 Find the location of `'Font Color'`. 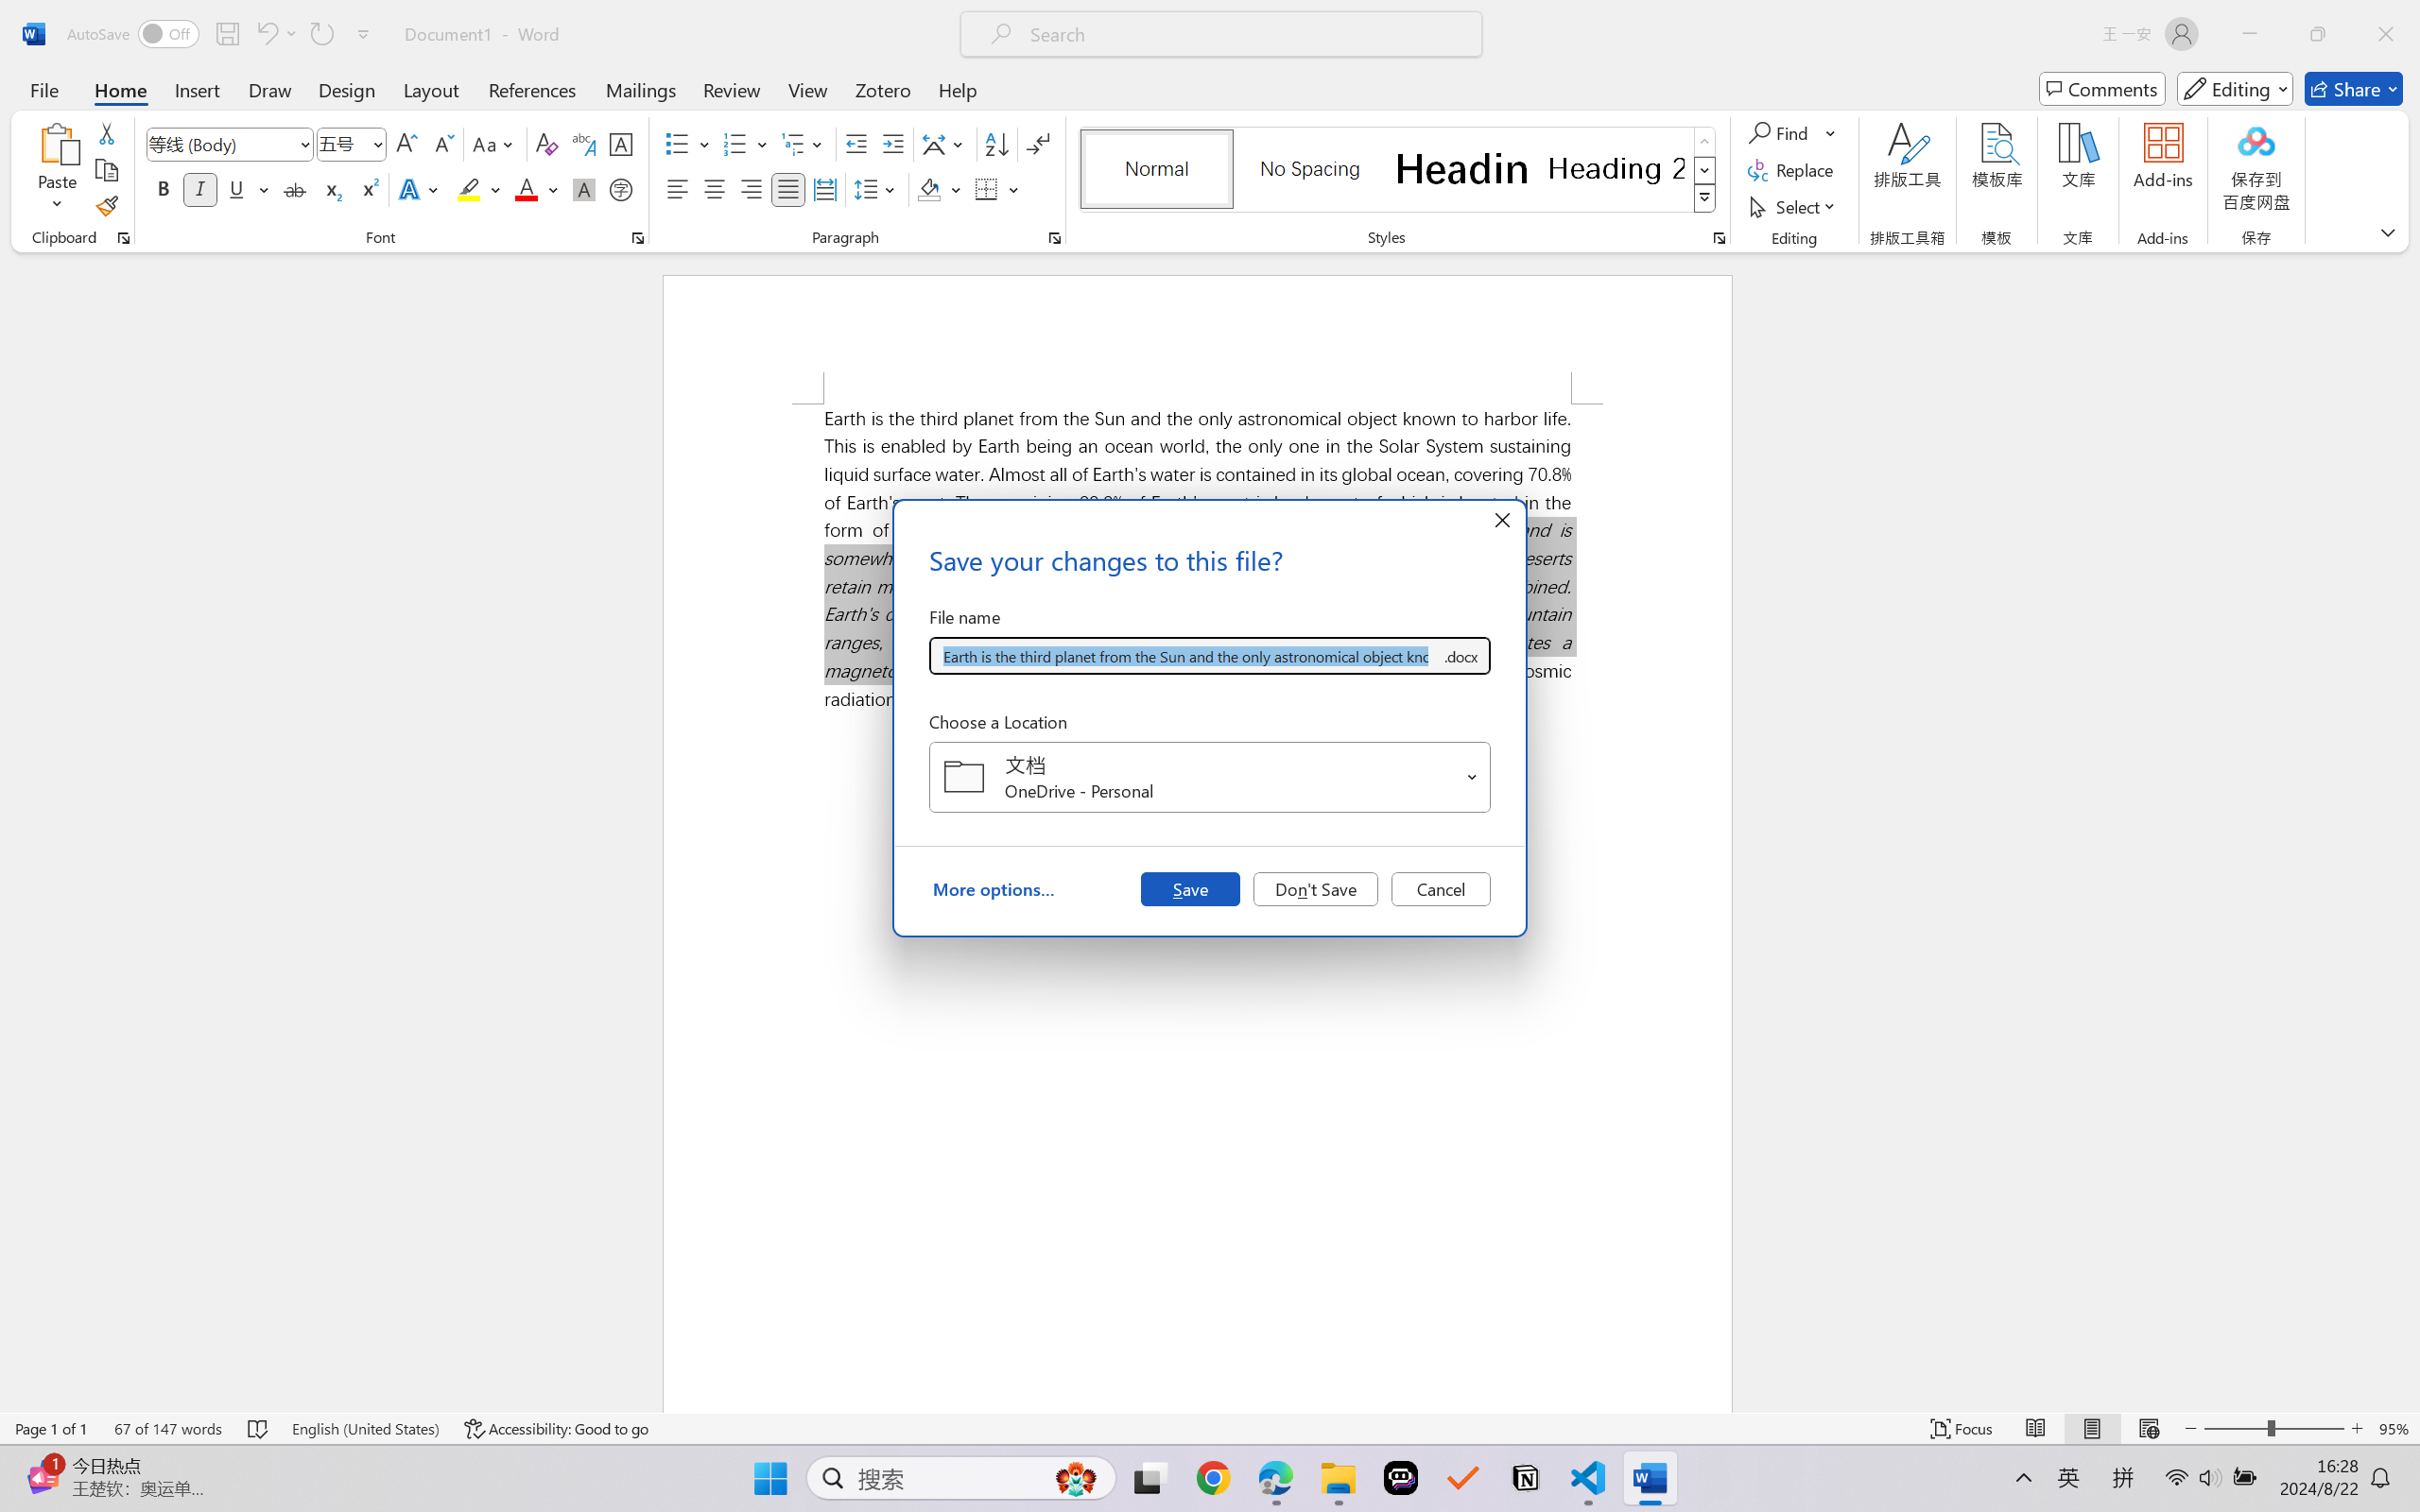

'Font Color' is located at coordinates (536, 188).